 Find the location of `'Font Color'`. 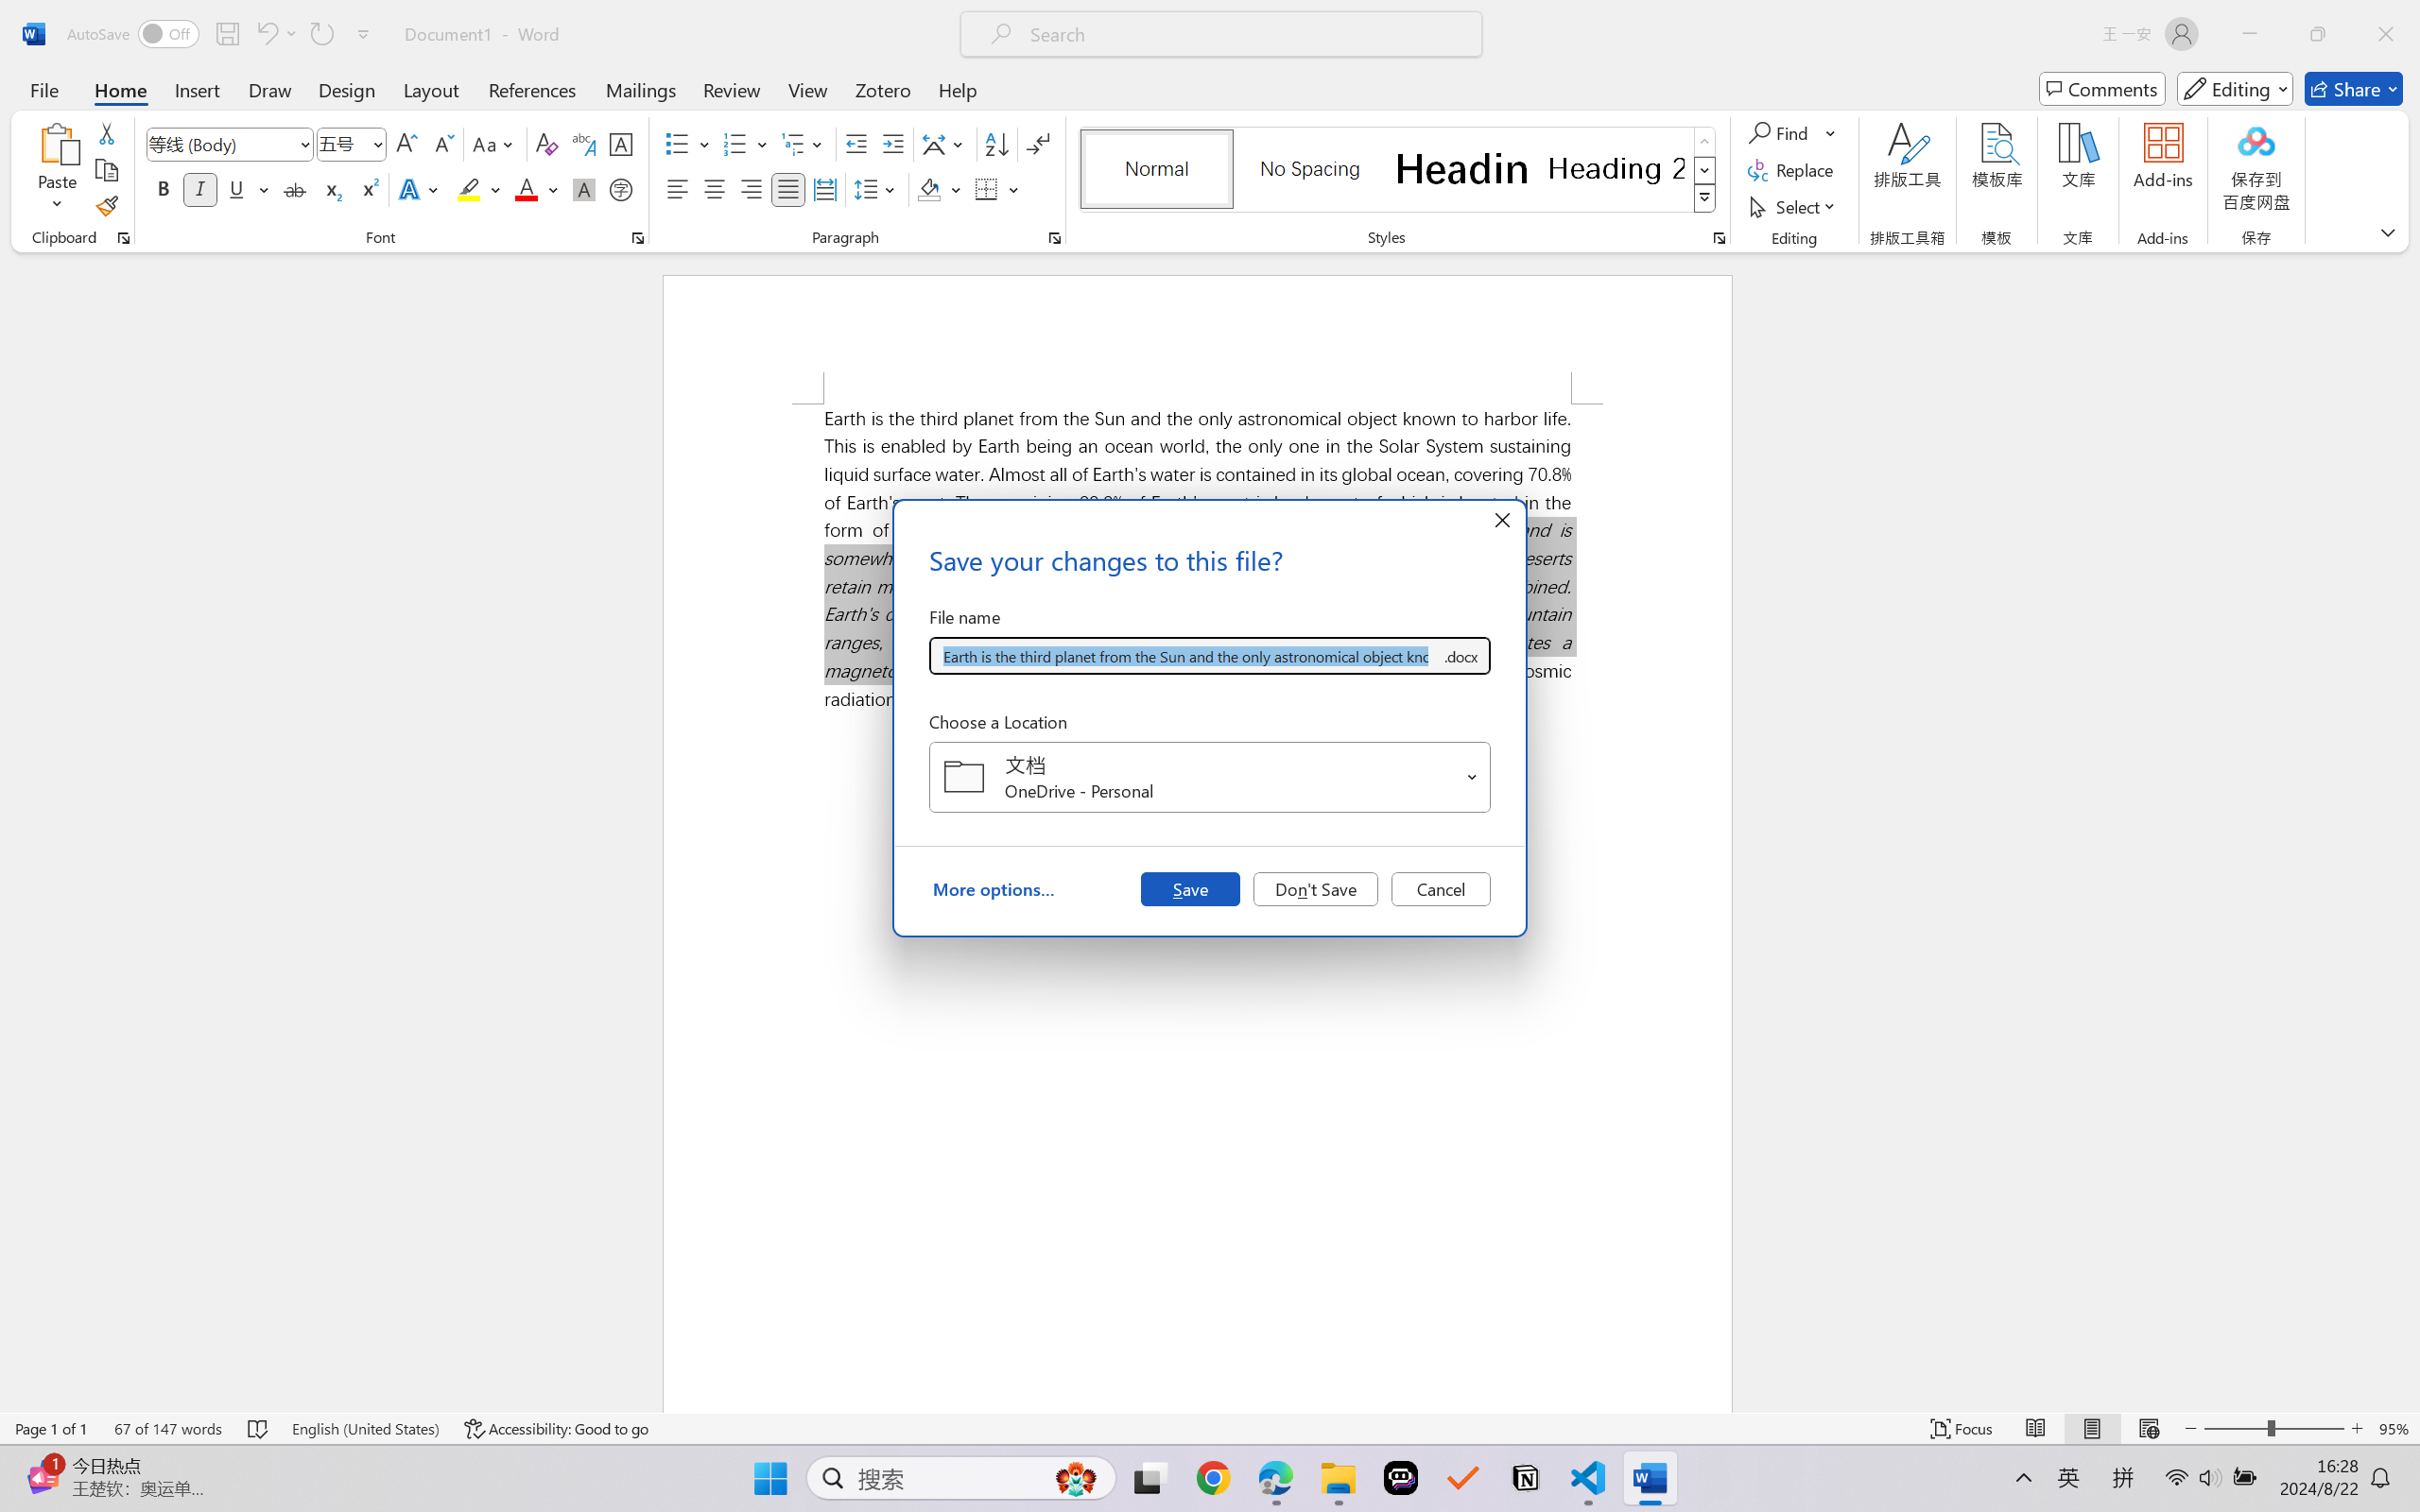

'Font Color' is located at coordinates (536, 188).